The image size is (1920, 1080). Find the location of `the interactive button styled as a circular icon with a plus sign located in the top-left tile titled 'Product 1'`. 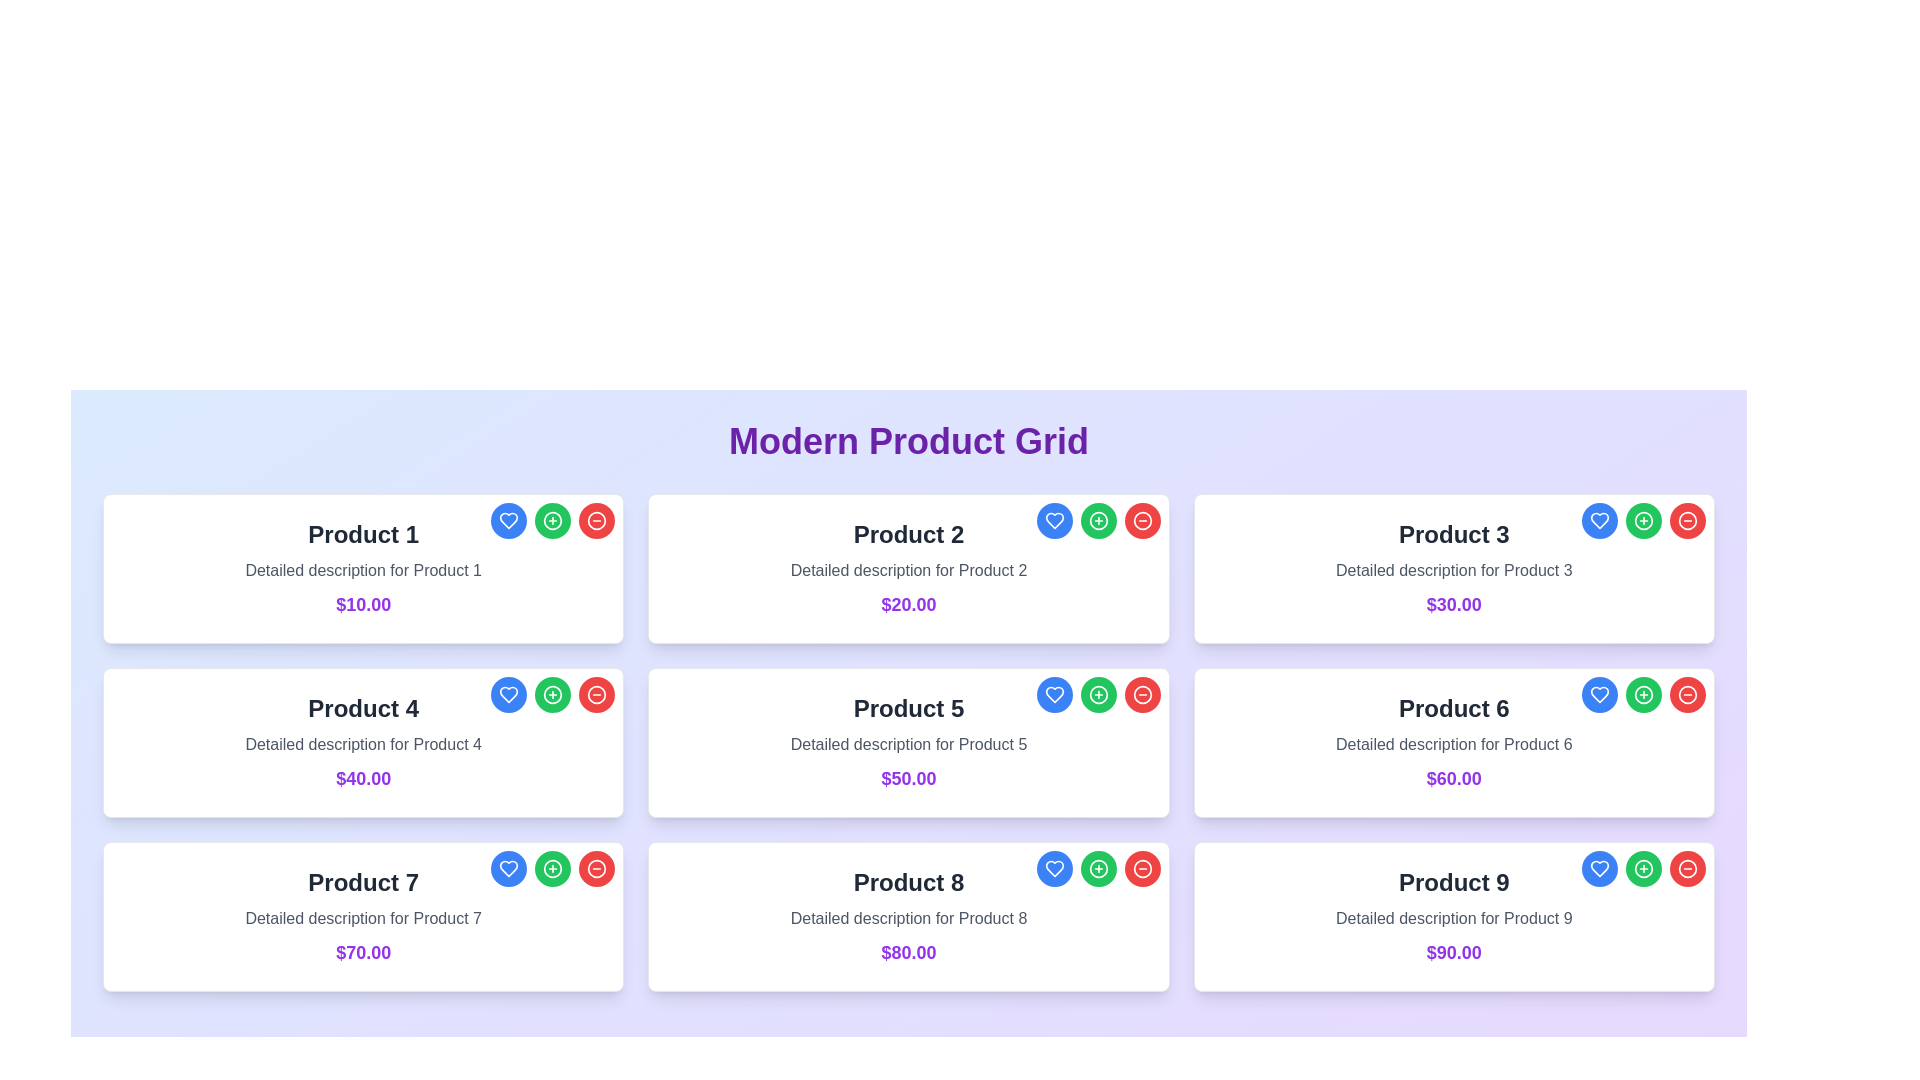

the interactive button styled as a circular icon with a plus sign located in the top-left tile titled 'Product 1' is located at coordinates (553, 519).